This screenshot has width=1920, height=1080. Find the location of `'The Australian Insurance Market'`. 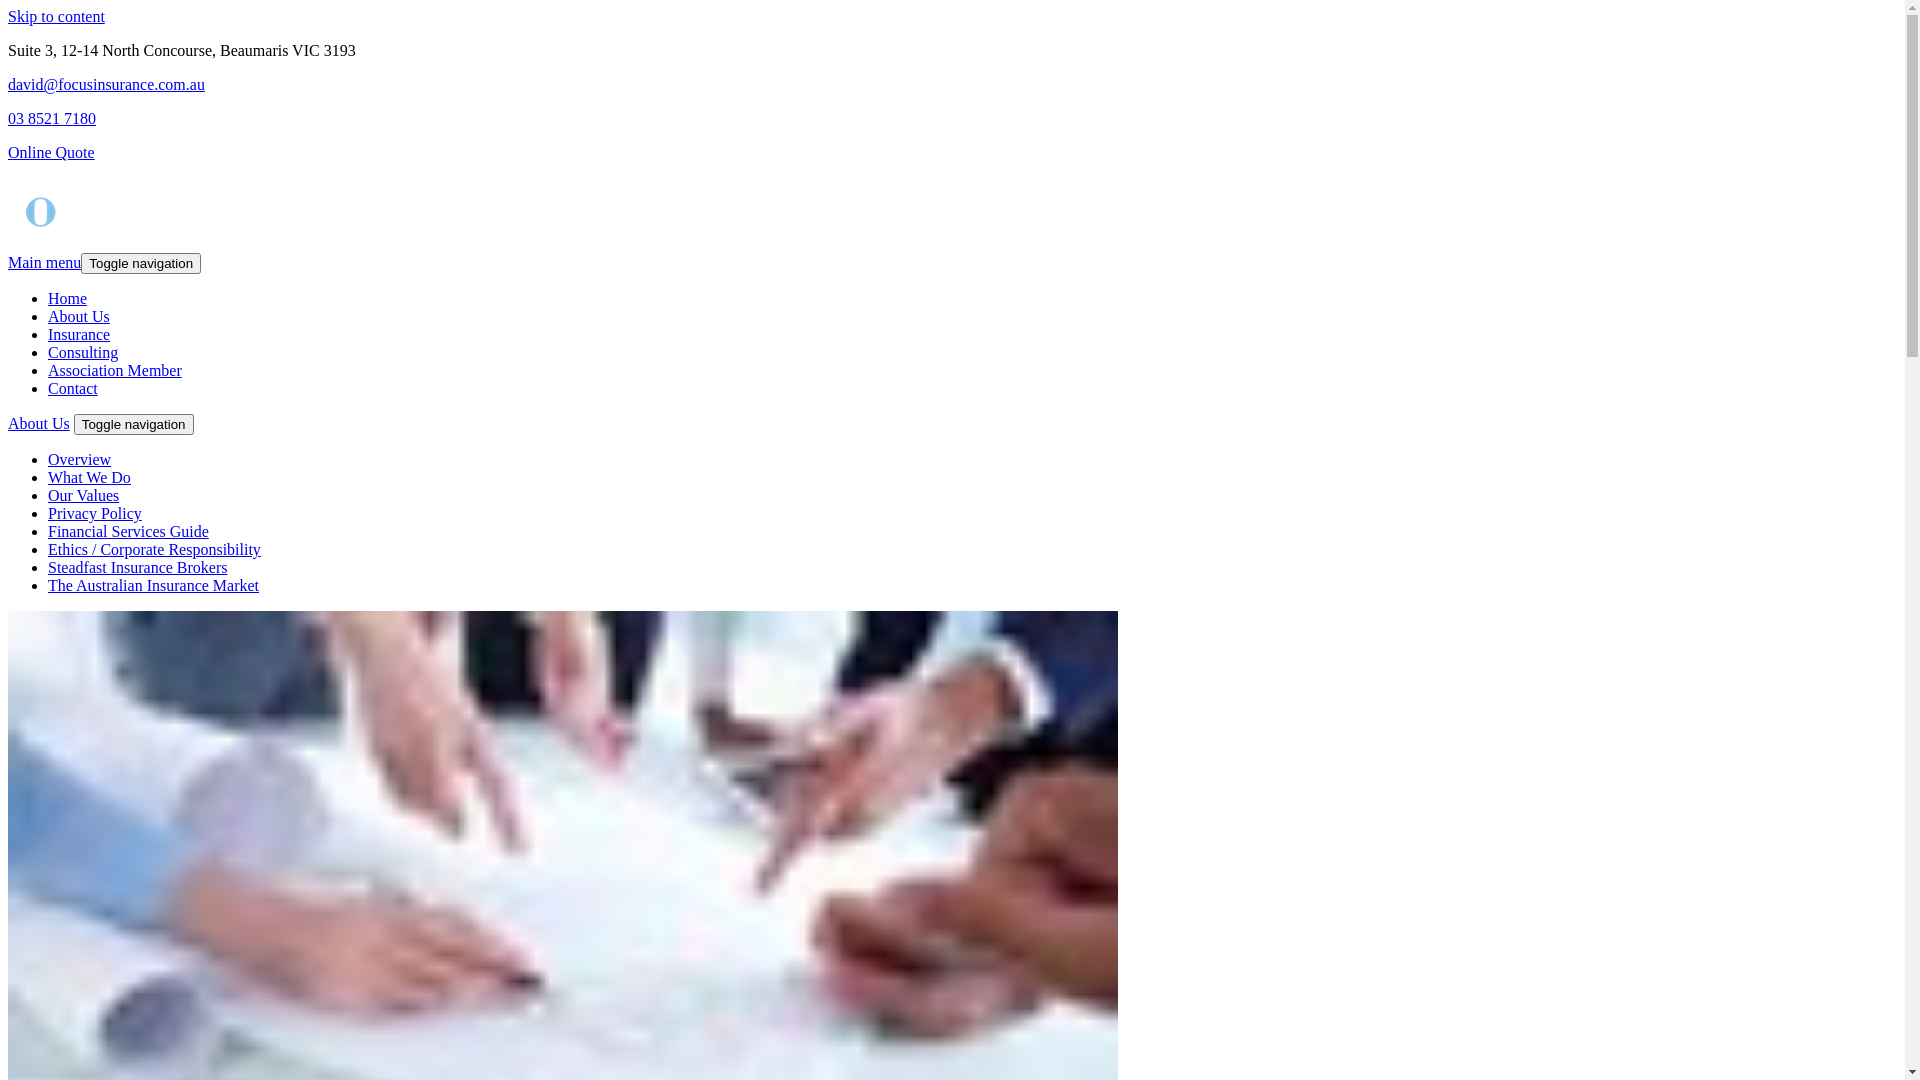

'The Australian Insurance Market' is located at coordinates (152, 585).